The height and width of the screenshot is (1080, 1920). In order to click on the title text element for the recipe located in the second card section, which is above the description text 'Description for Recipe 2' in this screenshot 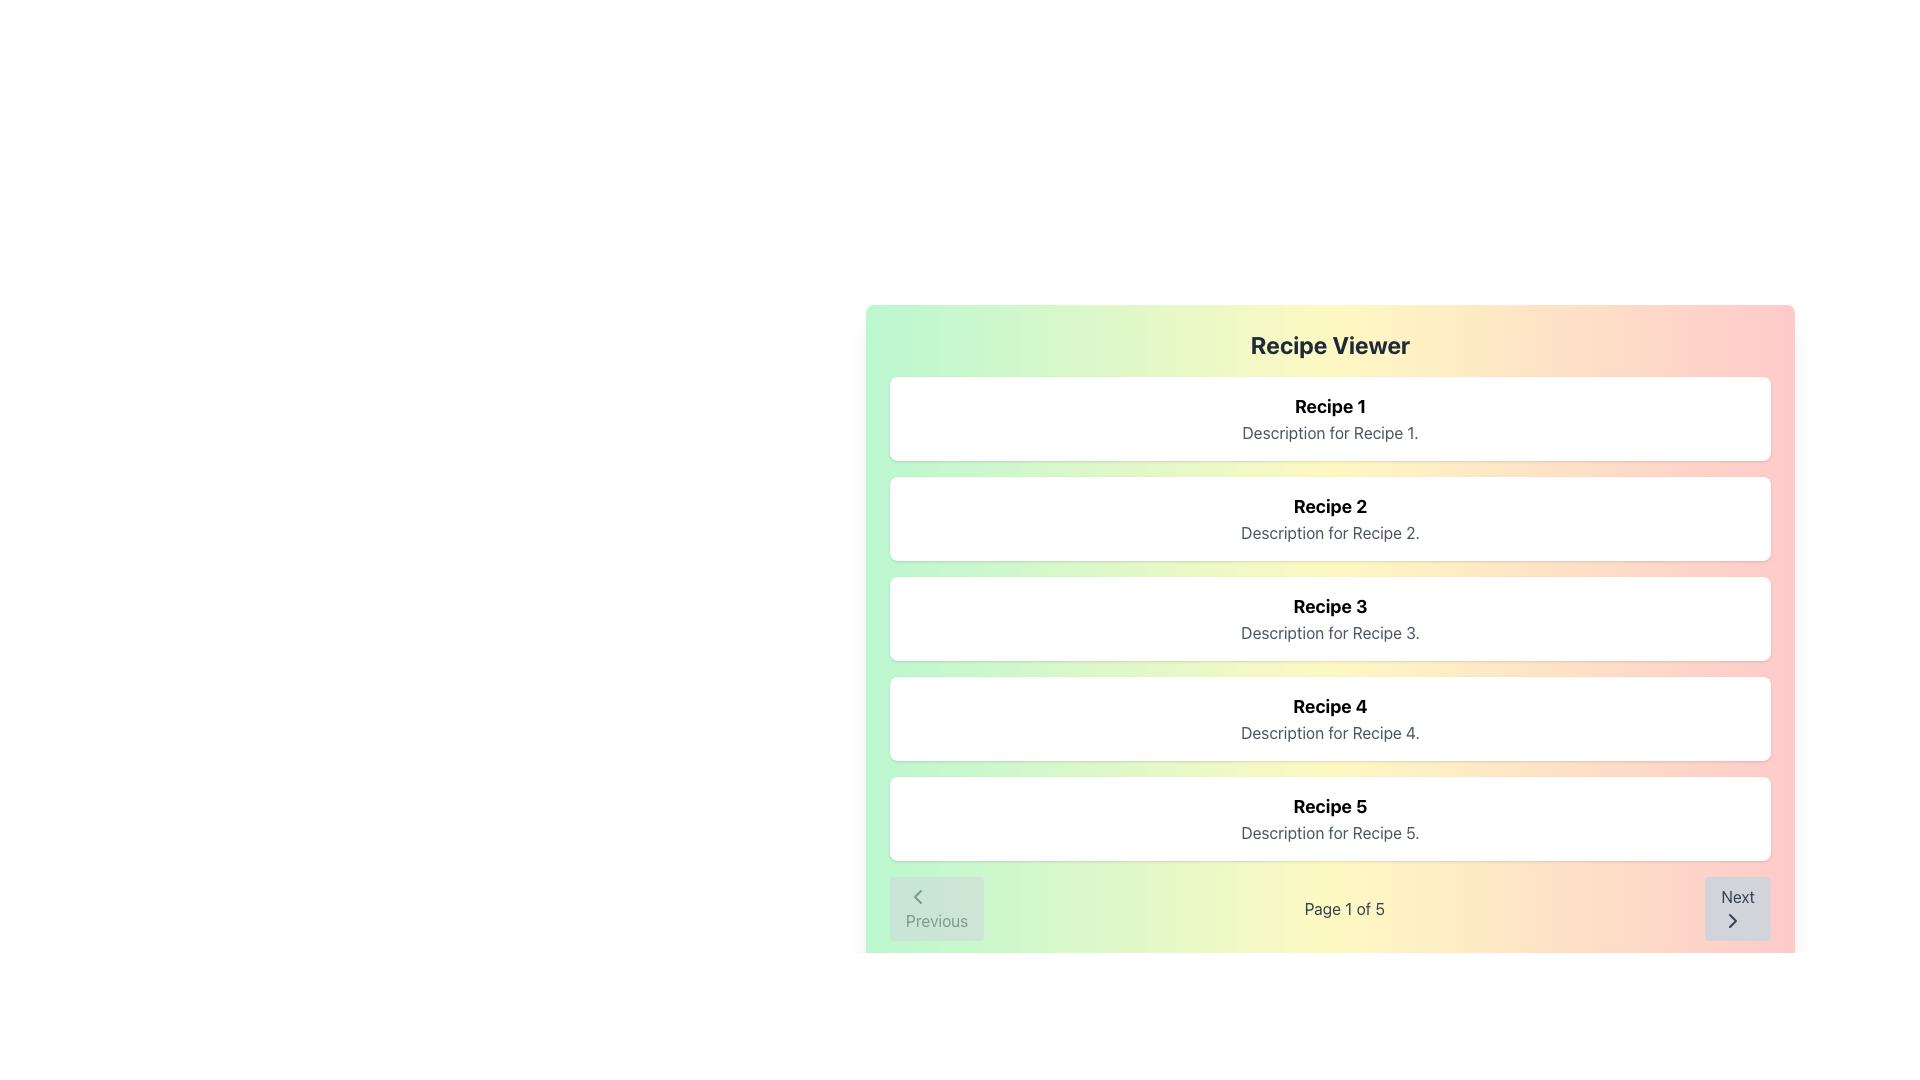, I will do `click(1330, 505)`.